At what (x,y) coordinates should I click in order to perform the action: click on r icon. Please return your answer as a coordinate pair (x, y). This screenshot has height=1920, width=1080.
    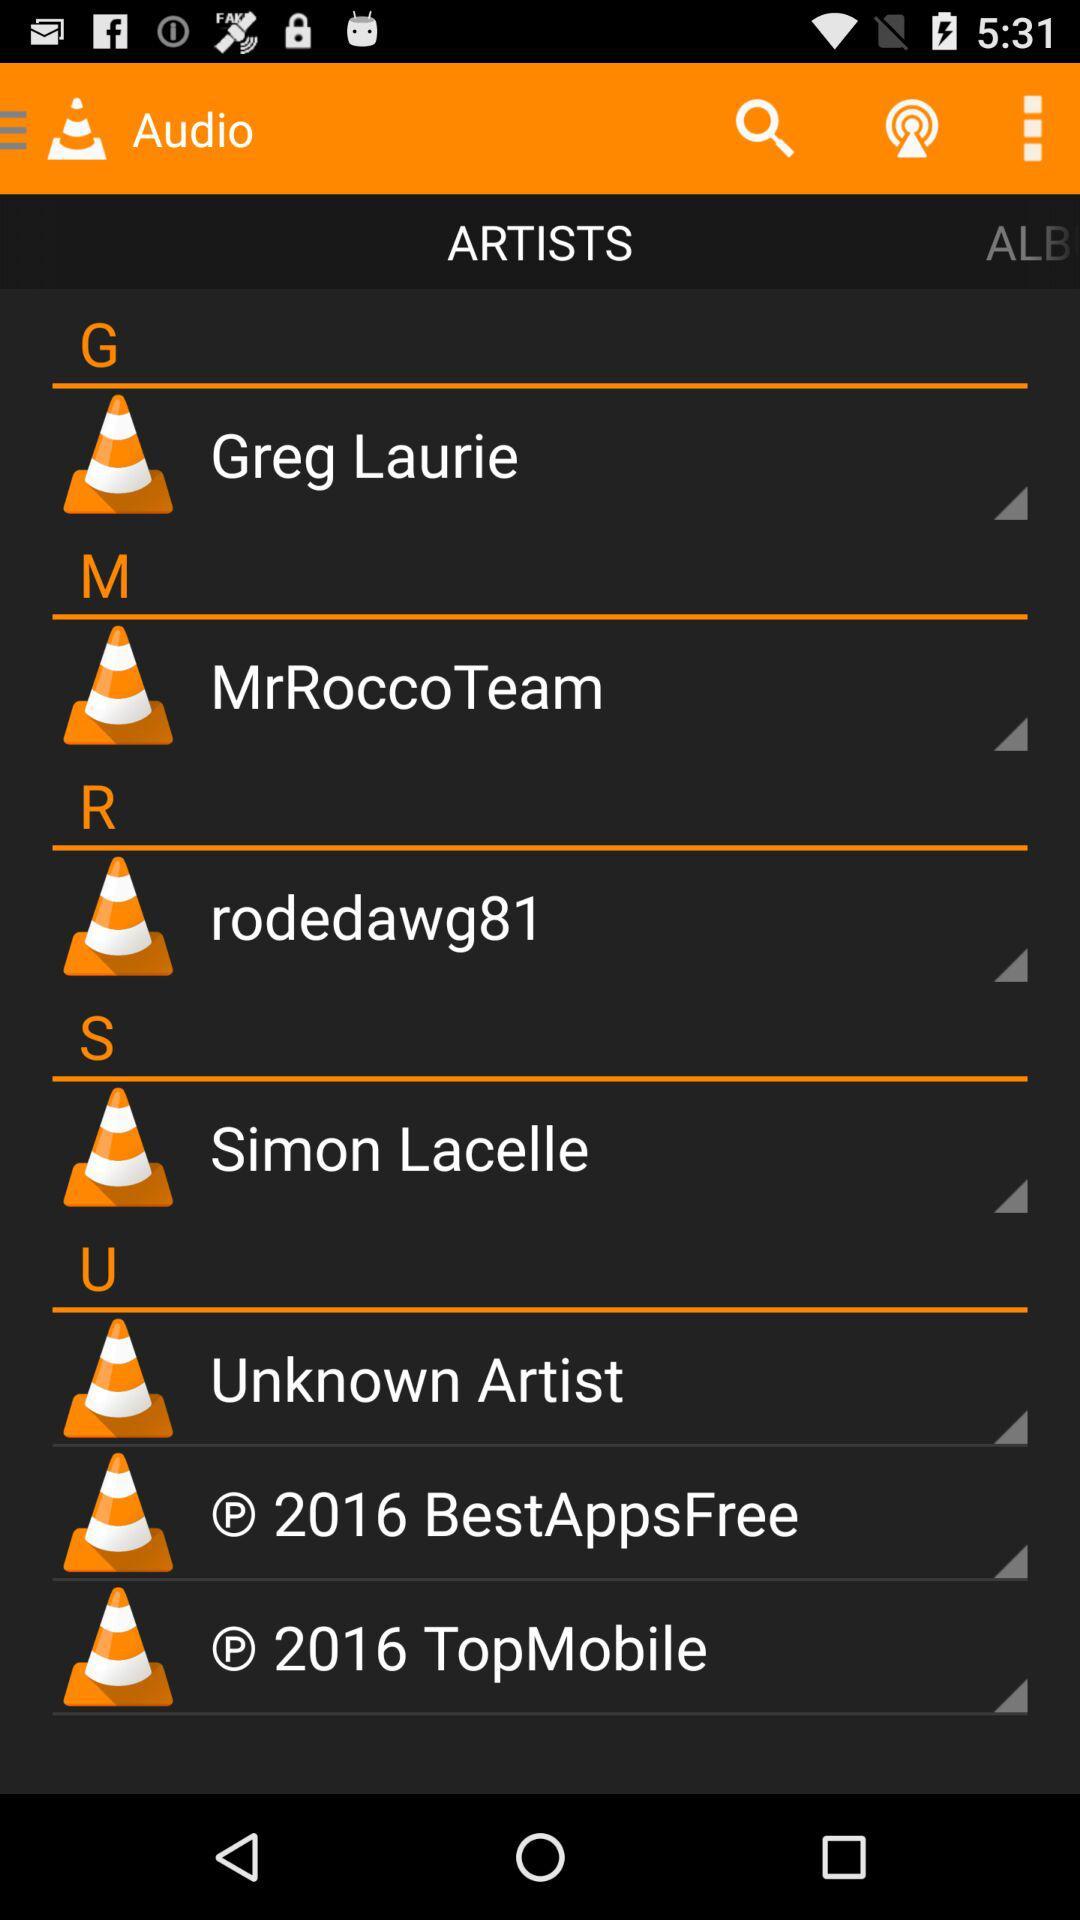
    Looking at the image, I should click on (97, 804).